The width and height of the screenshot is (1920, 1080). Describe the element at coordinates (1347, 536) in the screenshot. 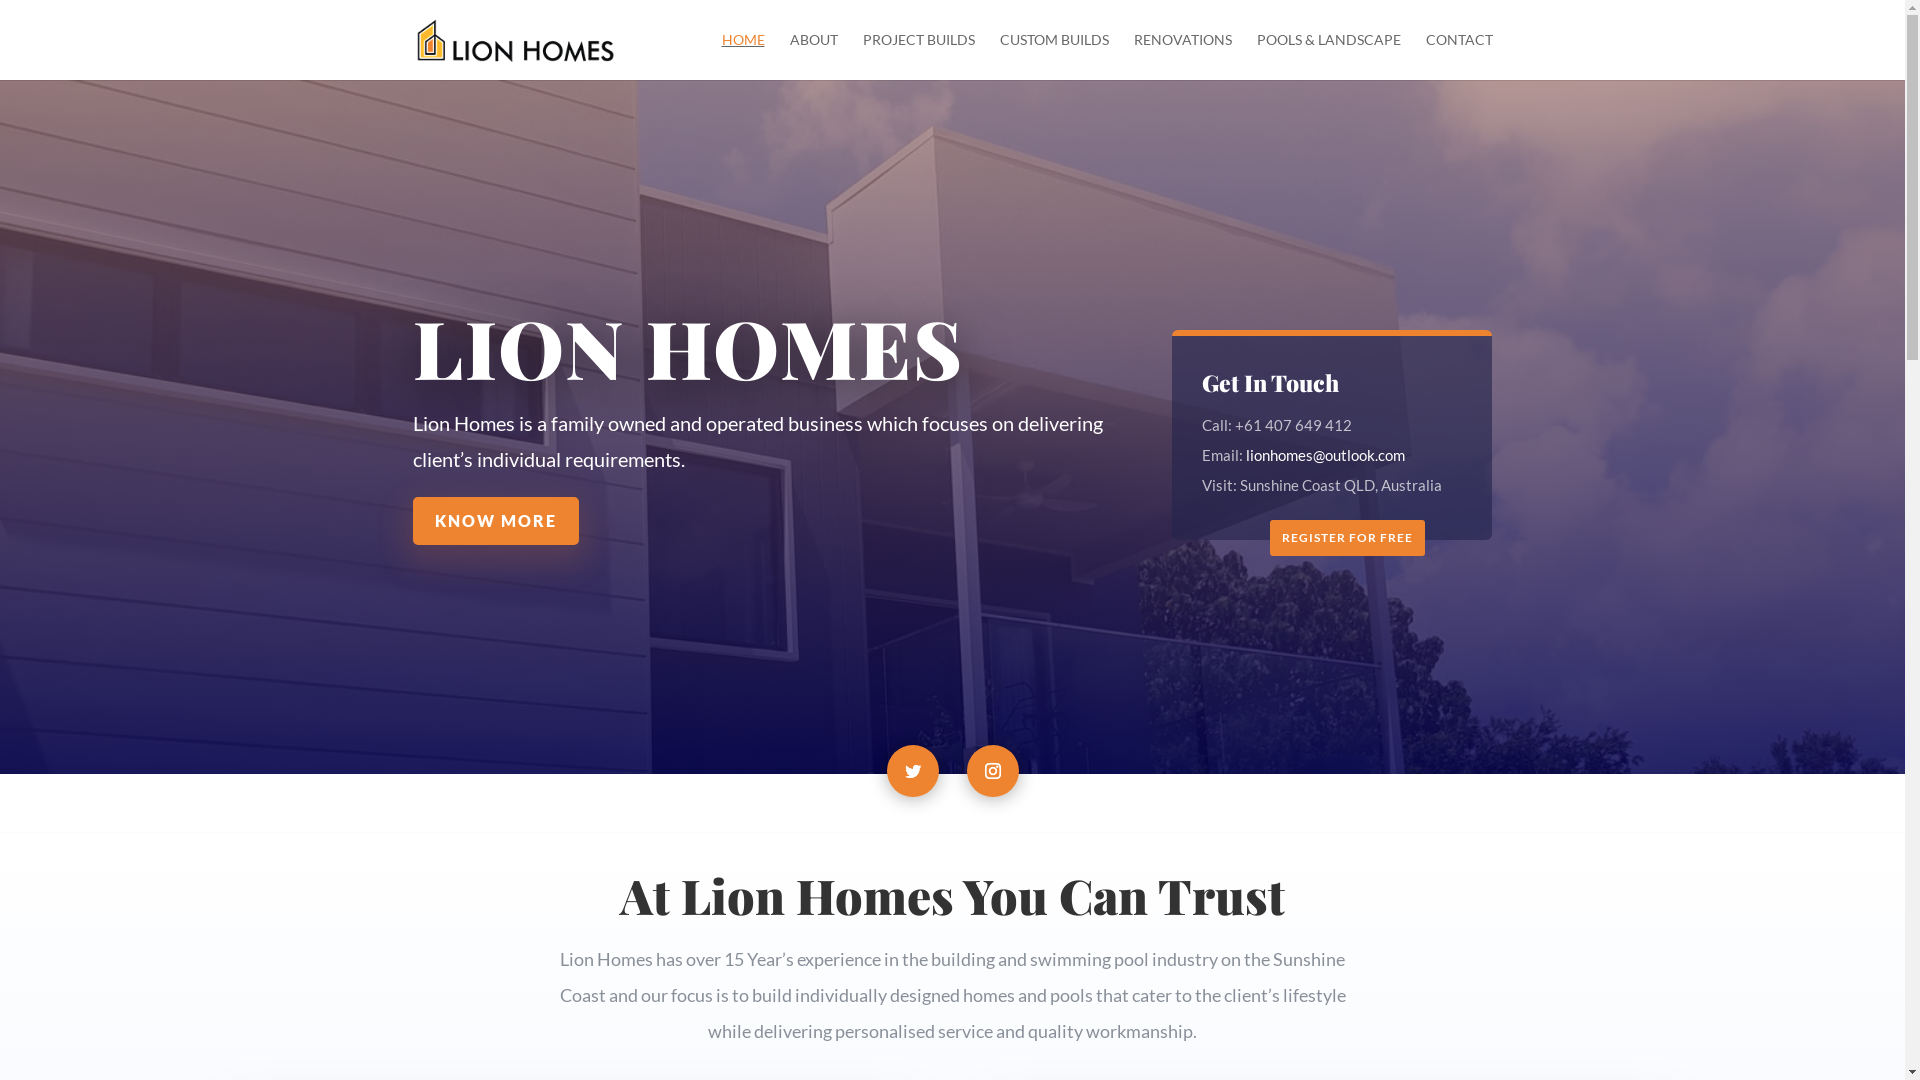

I see `'REGISTER FOR FREE'` at that location.